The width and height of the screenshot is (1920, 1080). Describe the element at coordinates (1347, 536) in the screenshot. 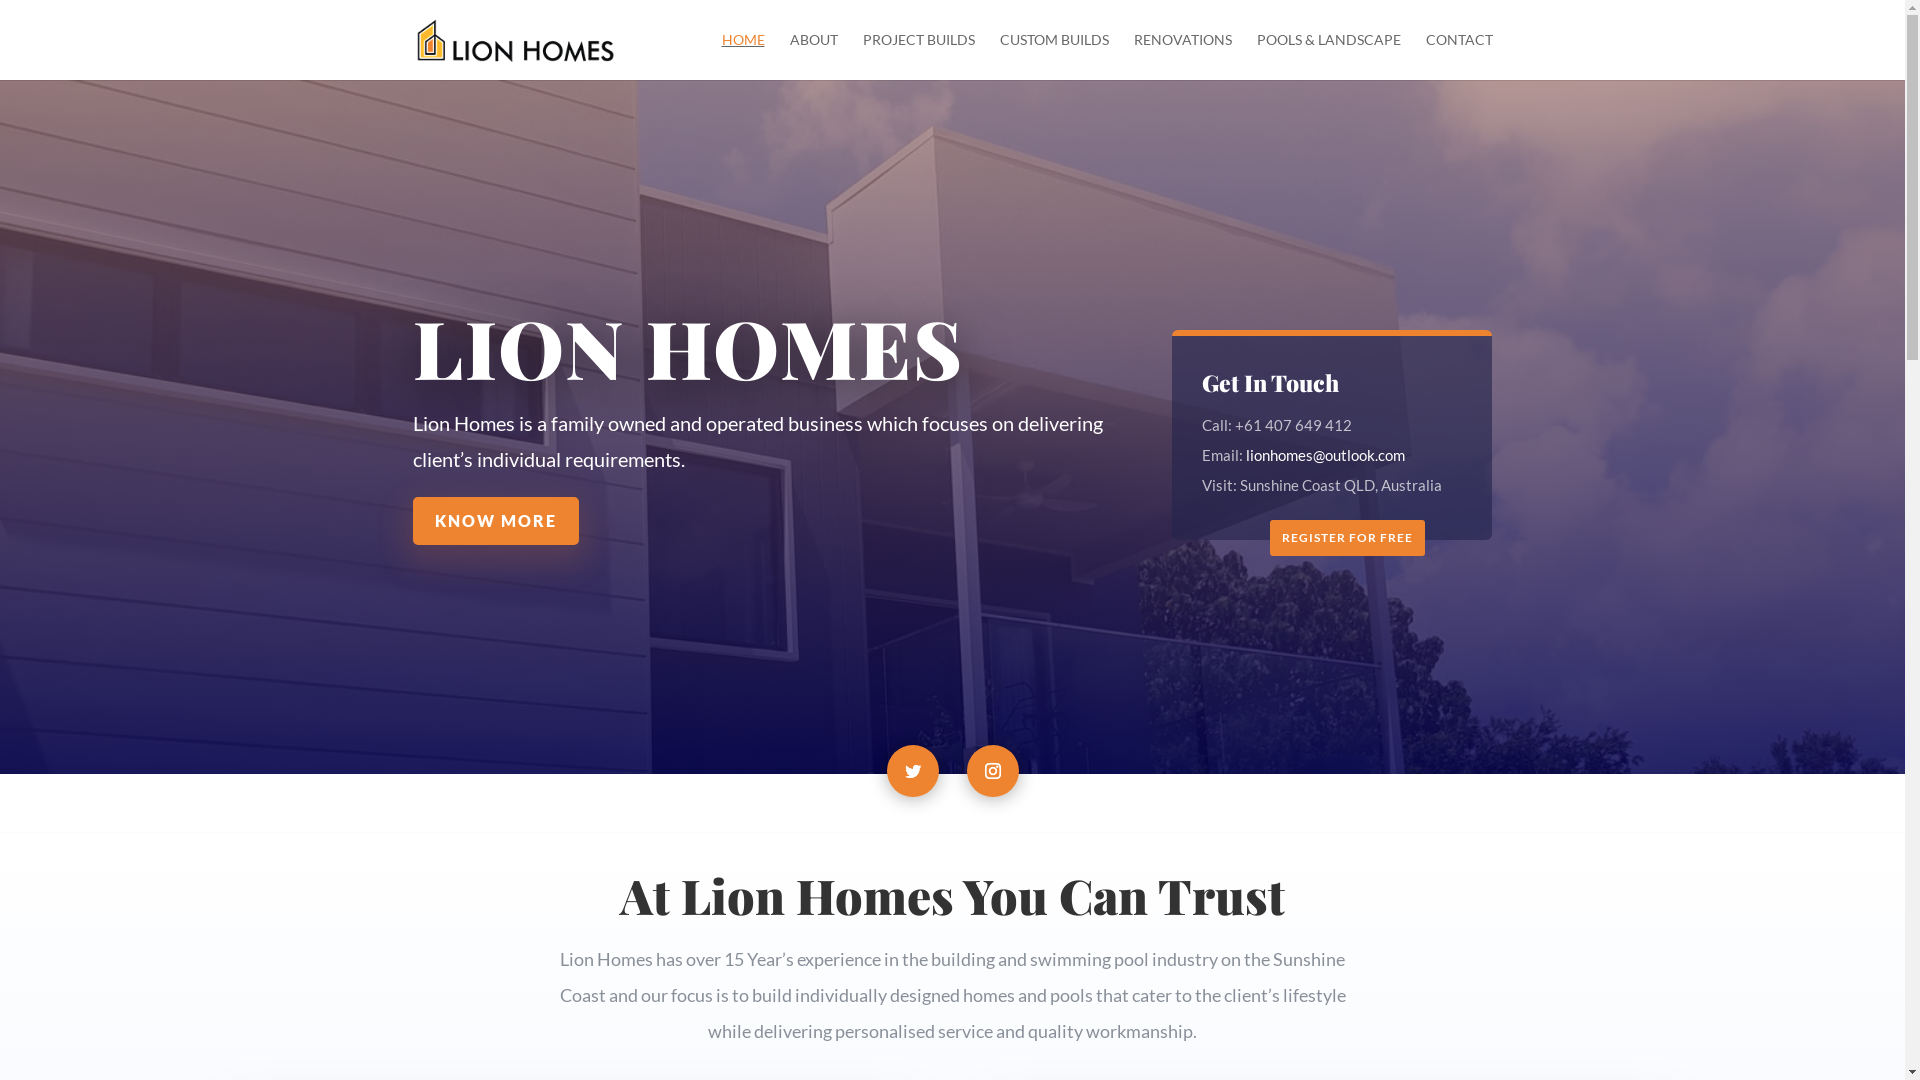

I see `'REGISTER FOR FREE'` at that location.